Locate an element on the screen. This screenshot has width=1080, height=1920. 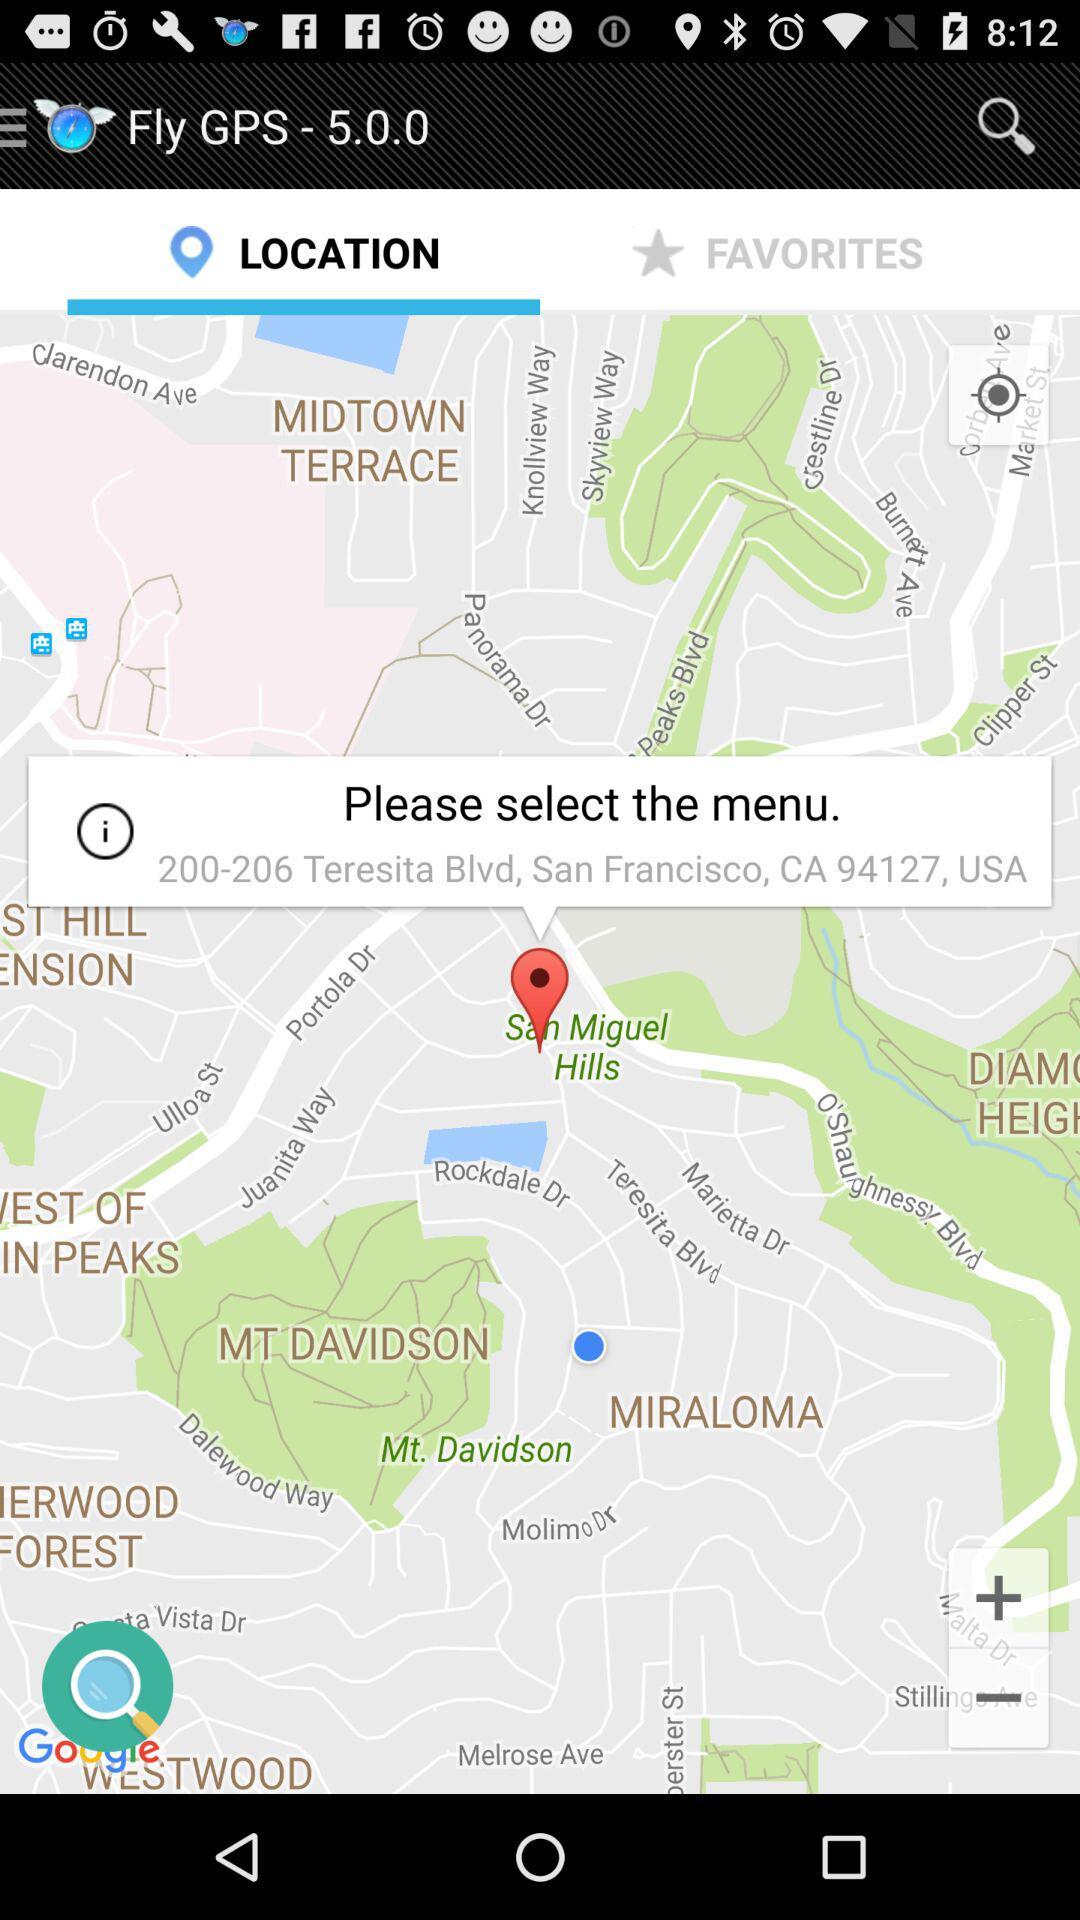
the location_crosshair icon is located at coordinates (998, 423).